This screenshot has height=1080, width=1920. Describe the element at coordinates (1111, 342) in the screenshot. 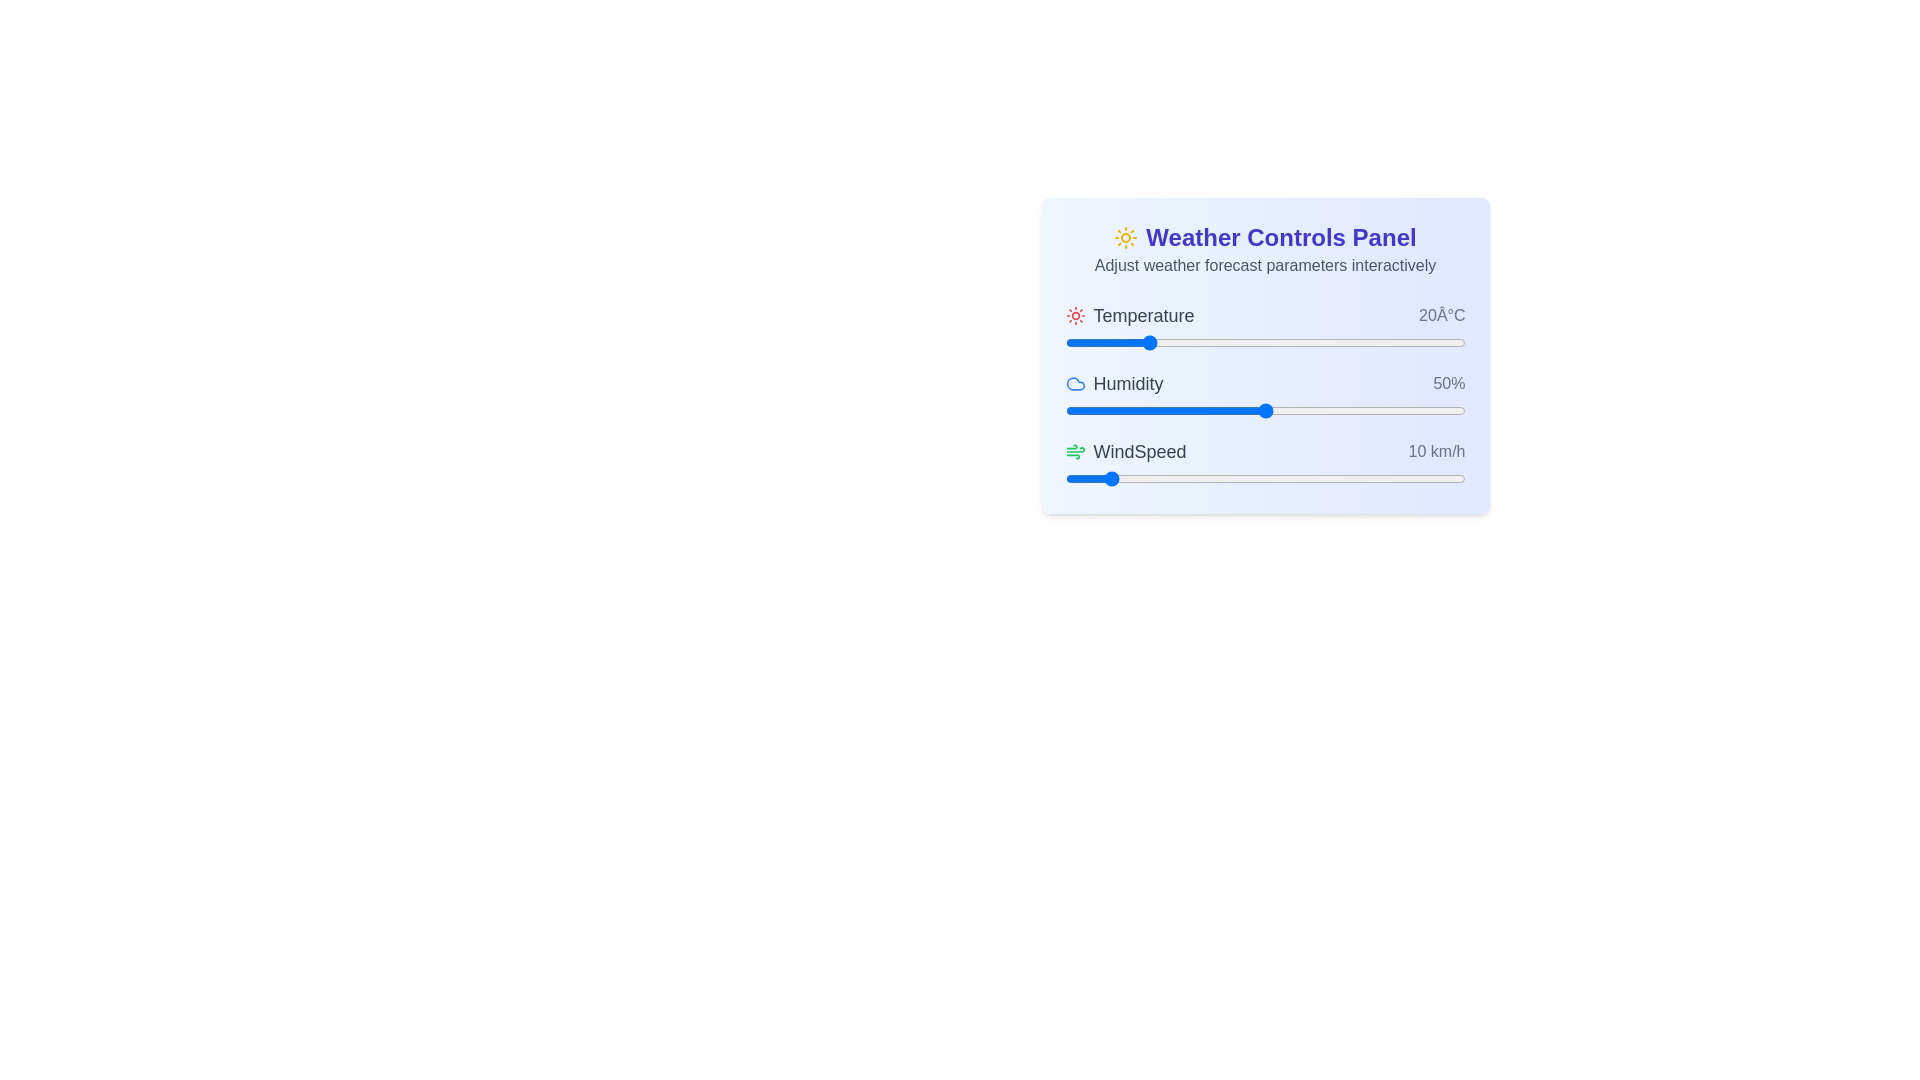

I see `the temperature slider to set the temperature to -13°C` at that location.